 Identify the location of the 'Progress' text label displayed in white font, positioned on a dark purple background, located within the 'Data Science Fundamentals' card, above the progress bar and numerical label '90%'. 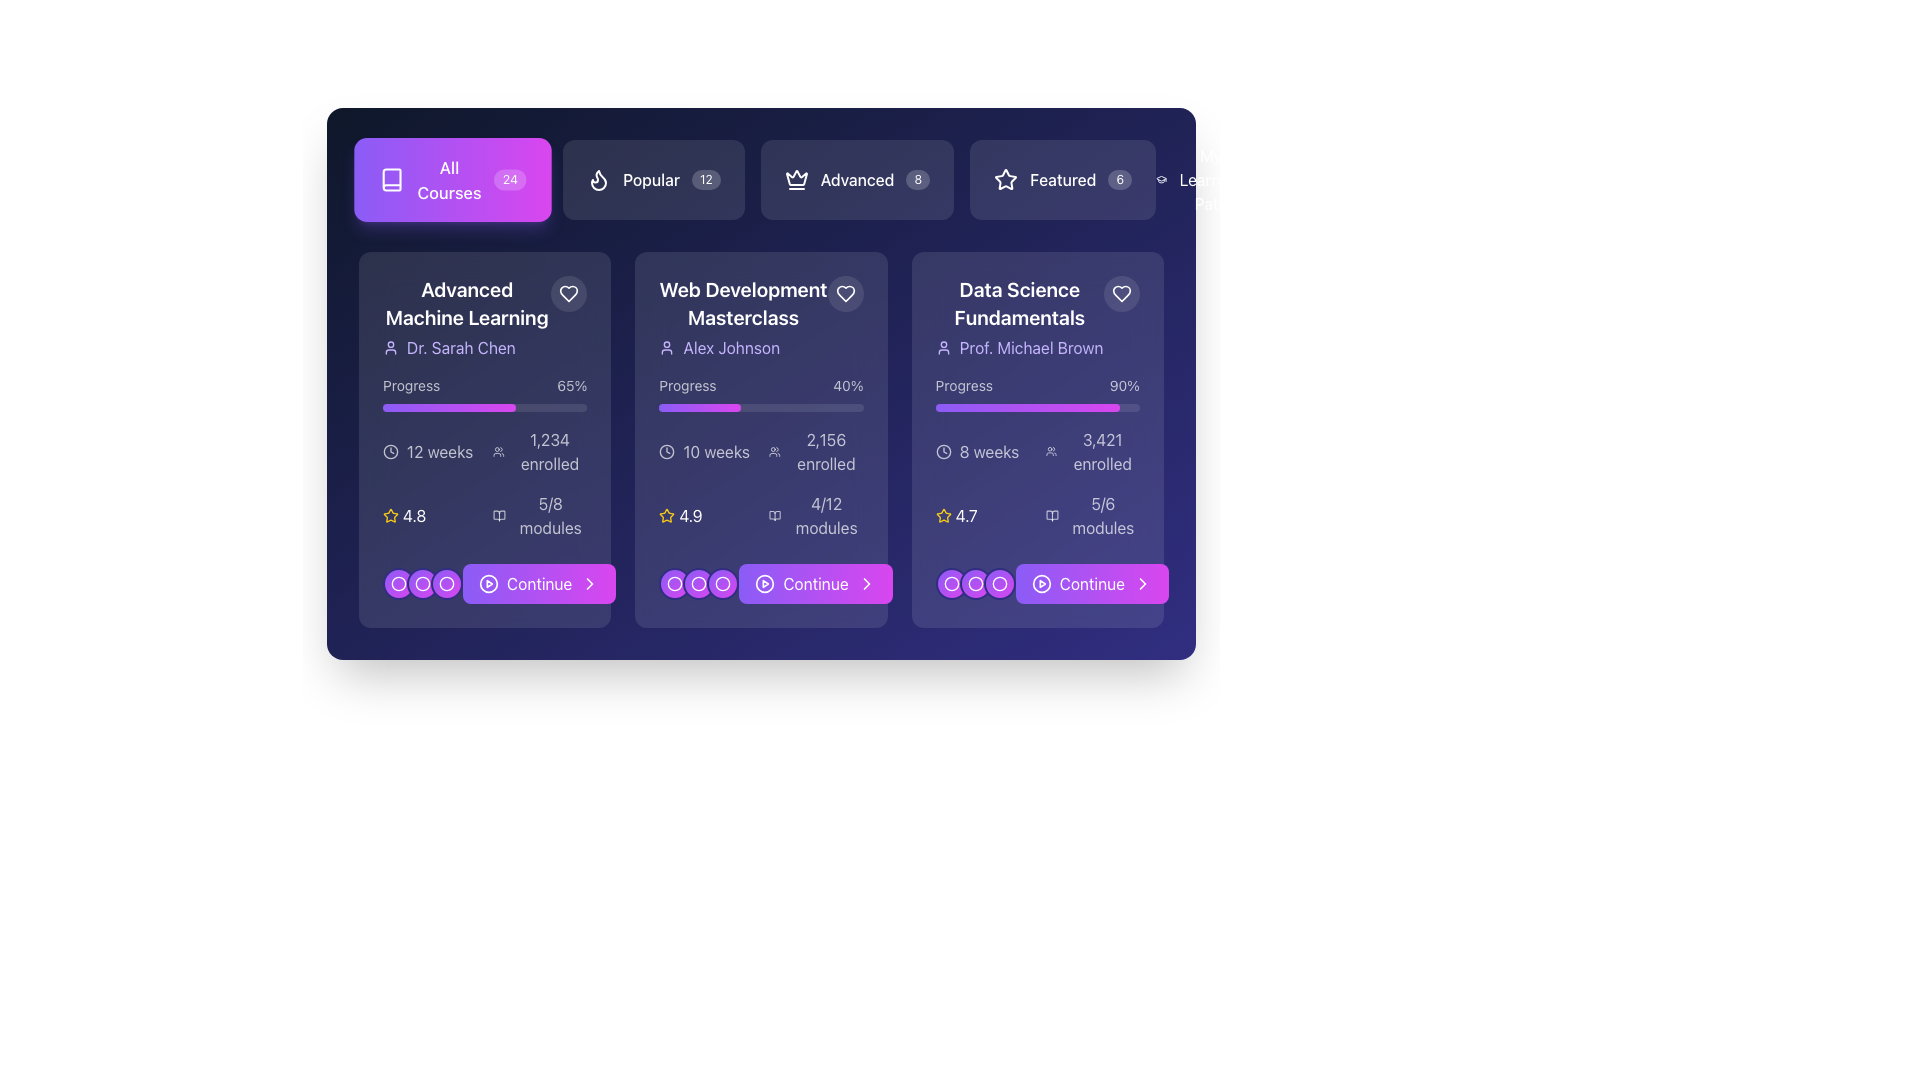
(964, 385).